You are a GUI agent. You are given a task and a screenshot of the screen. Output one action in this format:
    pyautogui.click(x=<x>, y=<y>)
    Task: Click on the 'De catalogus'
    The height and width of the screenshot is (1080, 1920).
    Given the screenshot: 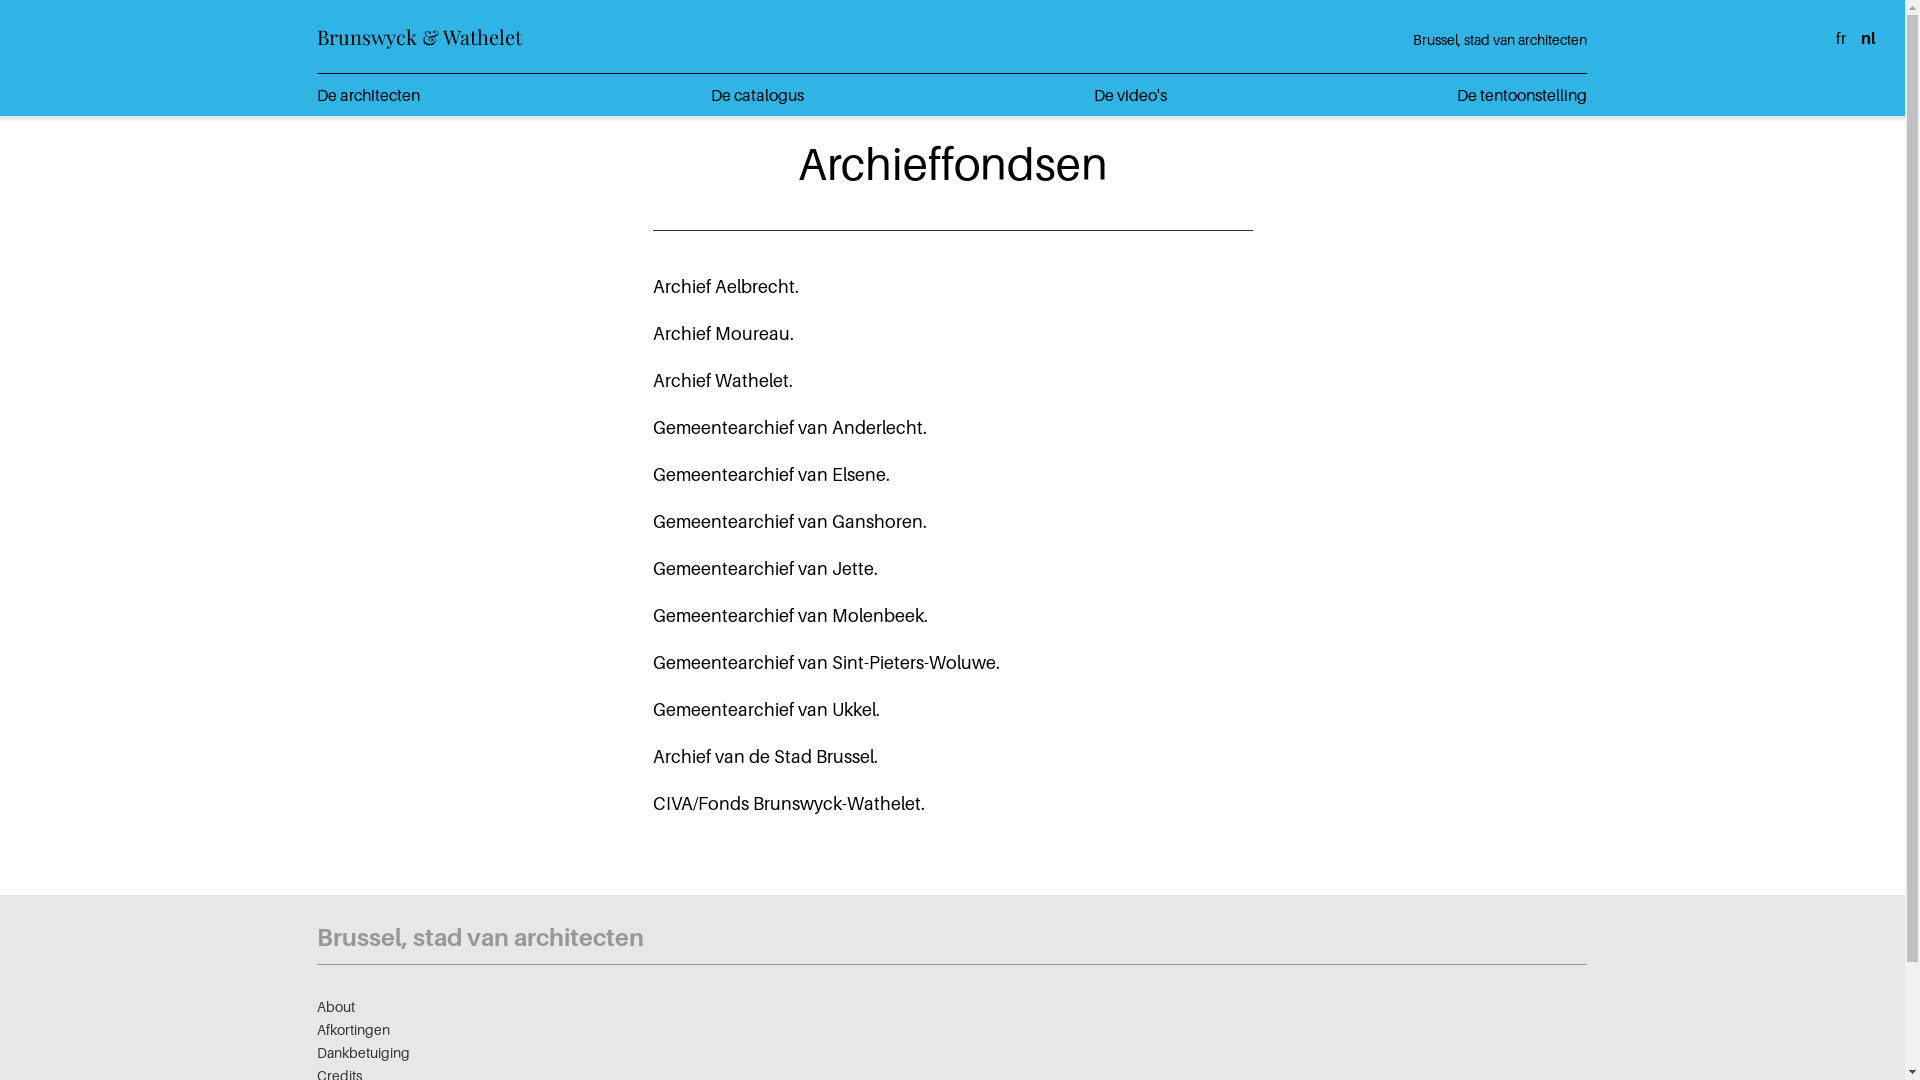 What is the action you would take?
    pyautogui.click(x=756, y=95)
    